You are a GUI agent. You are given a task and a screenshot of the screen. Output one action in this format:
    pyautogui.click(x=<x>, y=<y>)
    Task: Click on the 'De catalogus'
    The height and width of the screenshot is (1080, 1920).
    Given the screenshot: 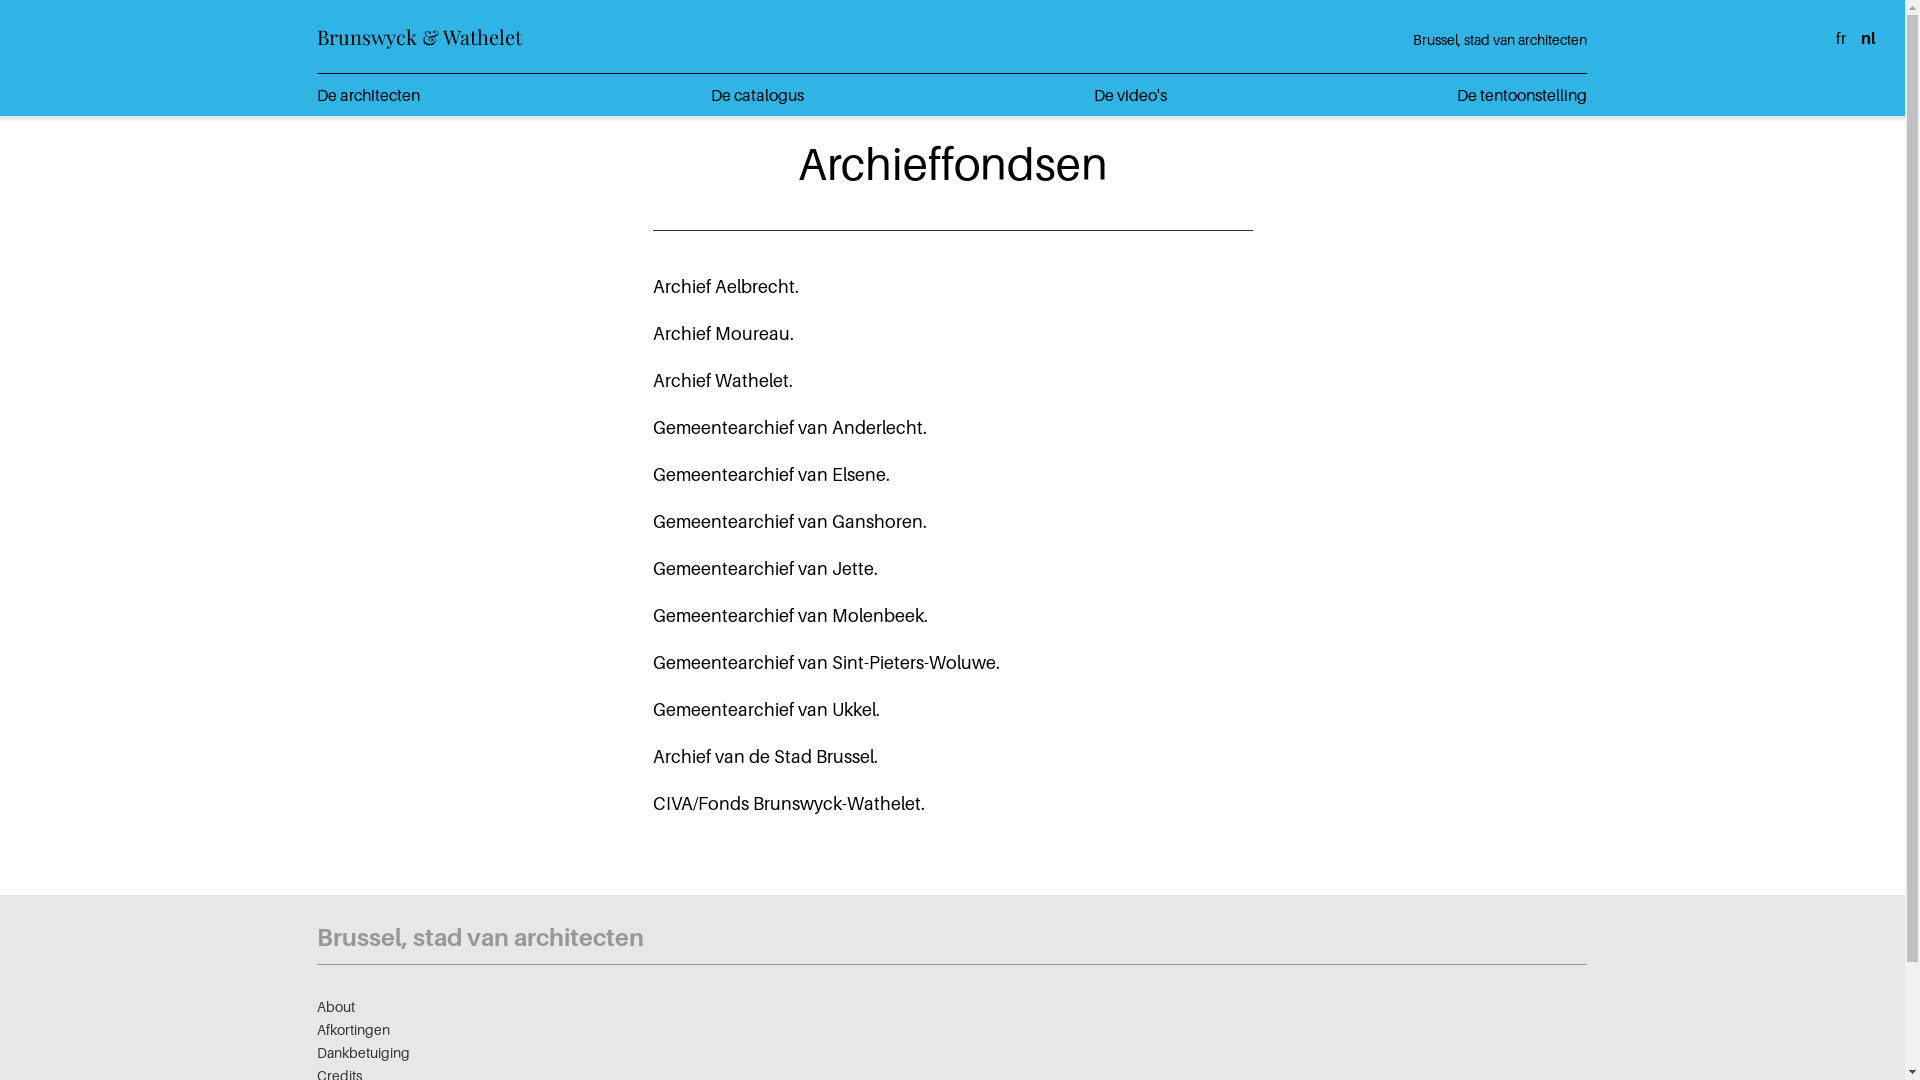 What is the action you would take?
    pyautogui.click(x=756, y=95)
    